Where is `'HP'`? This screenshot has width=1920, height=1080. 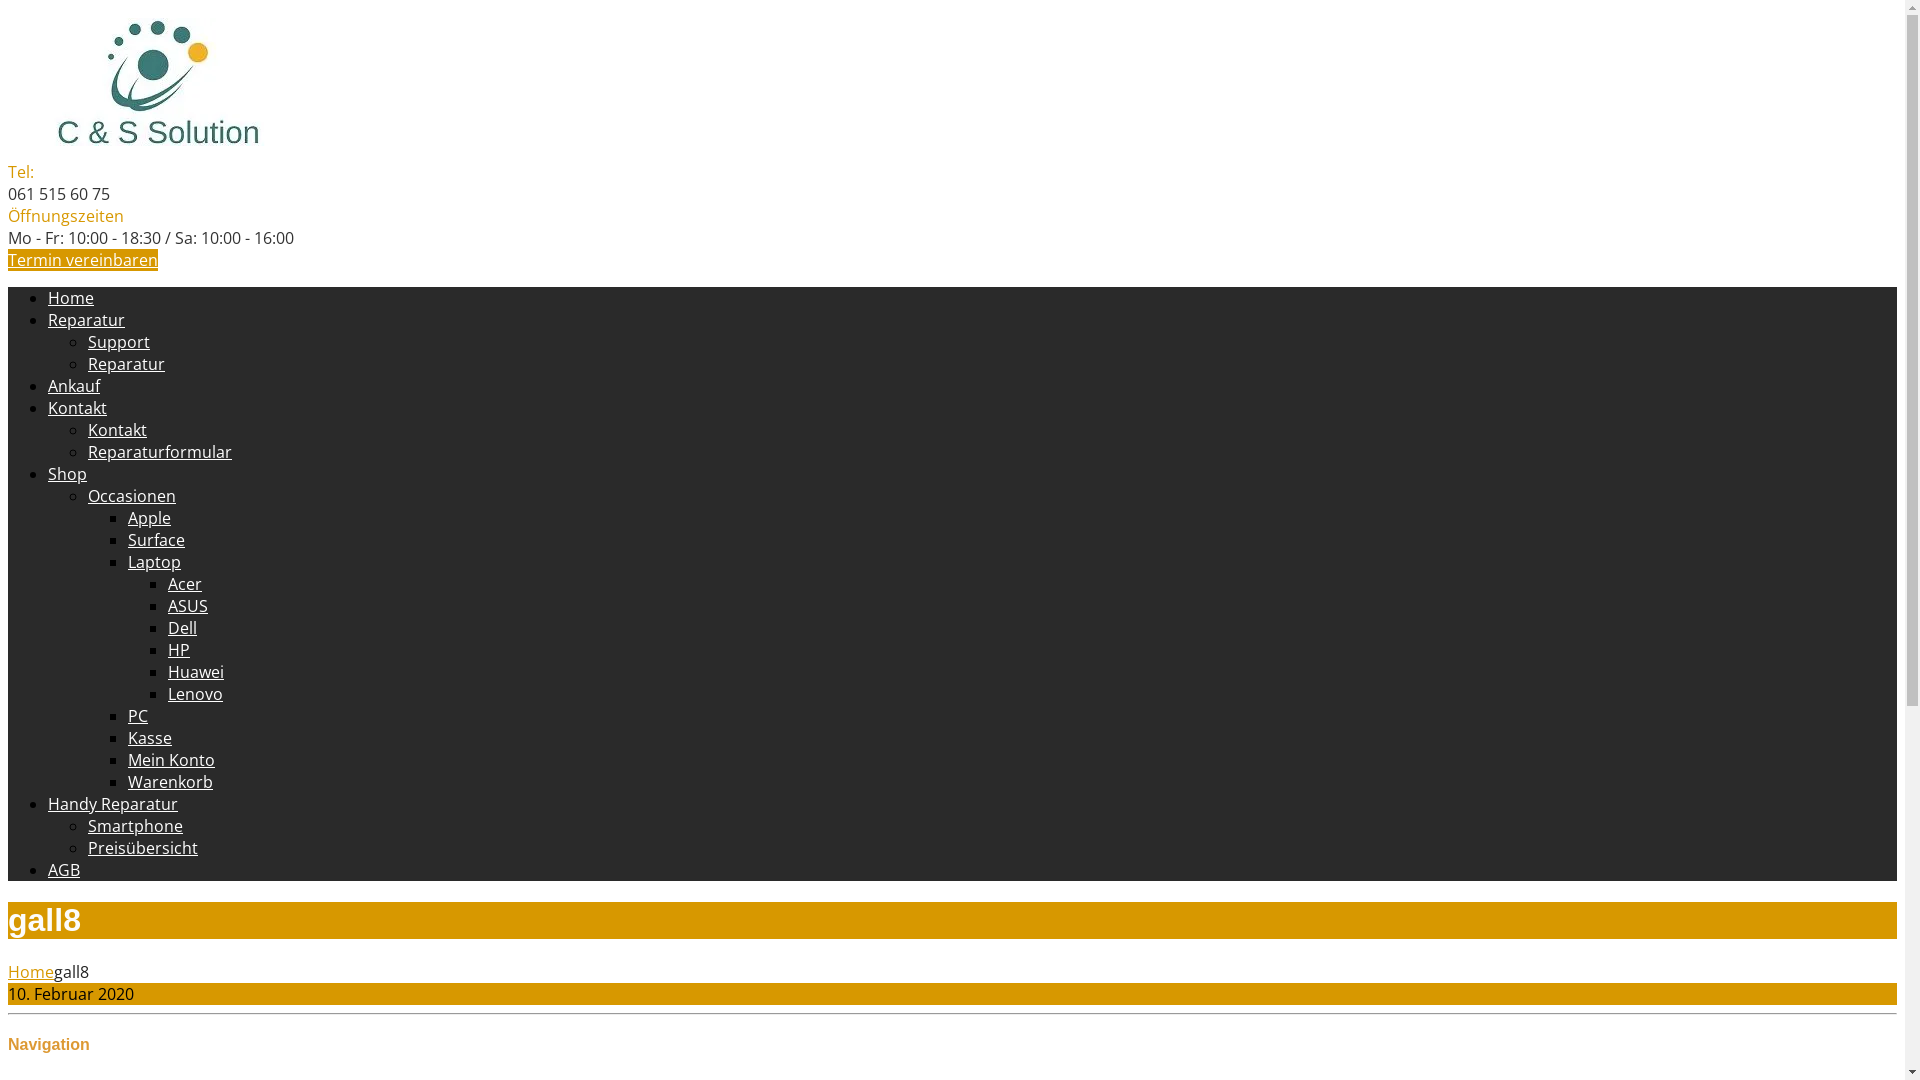 'HP' is located at coordinates (178, 650).